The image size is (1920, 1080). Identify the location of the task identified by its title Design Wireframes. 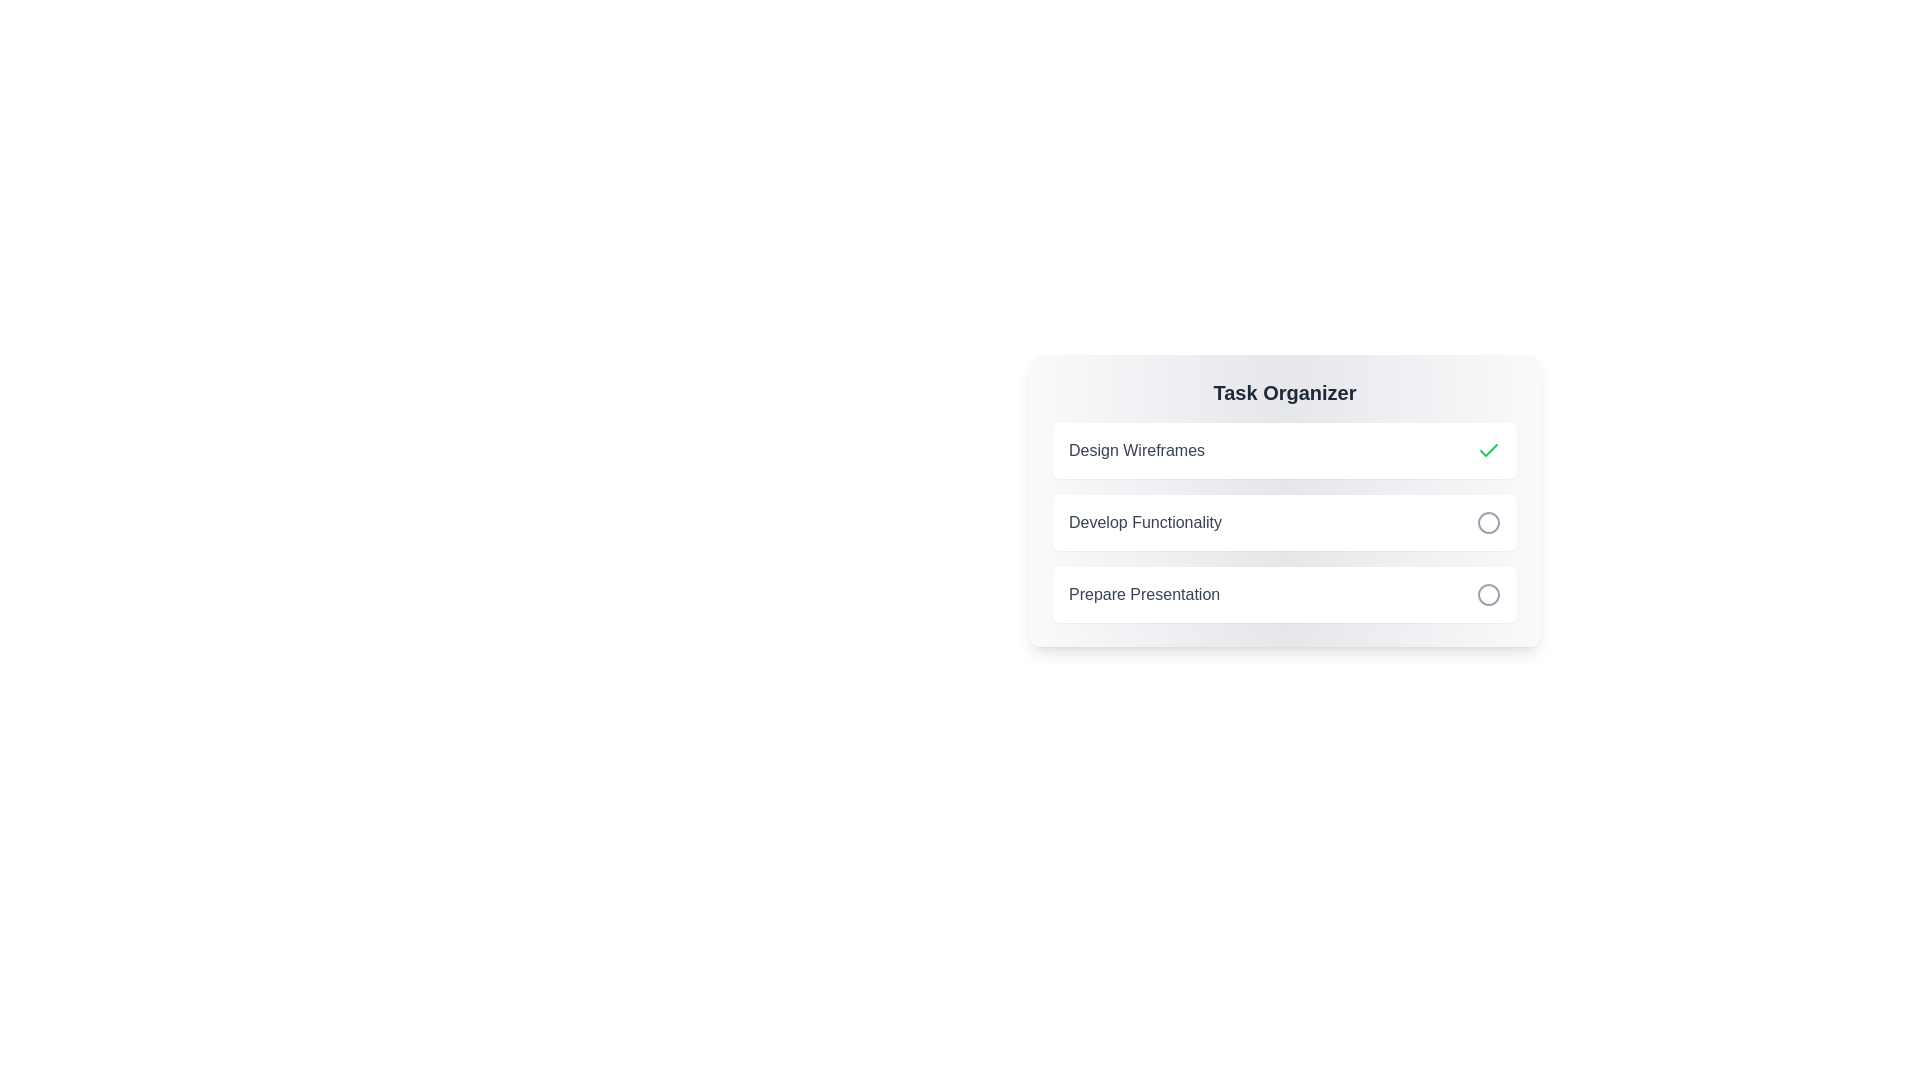
(1488, 451).